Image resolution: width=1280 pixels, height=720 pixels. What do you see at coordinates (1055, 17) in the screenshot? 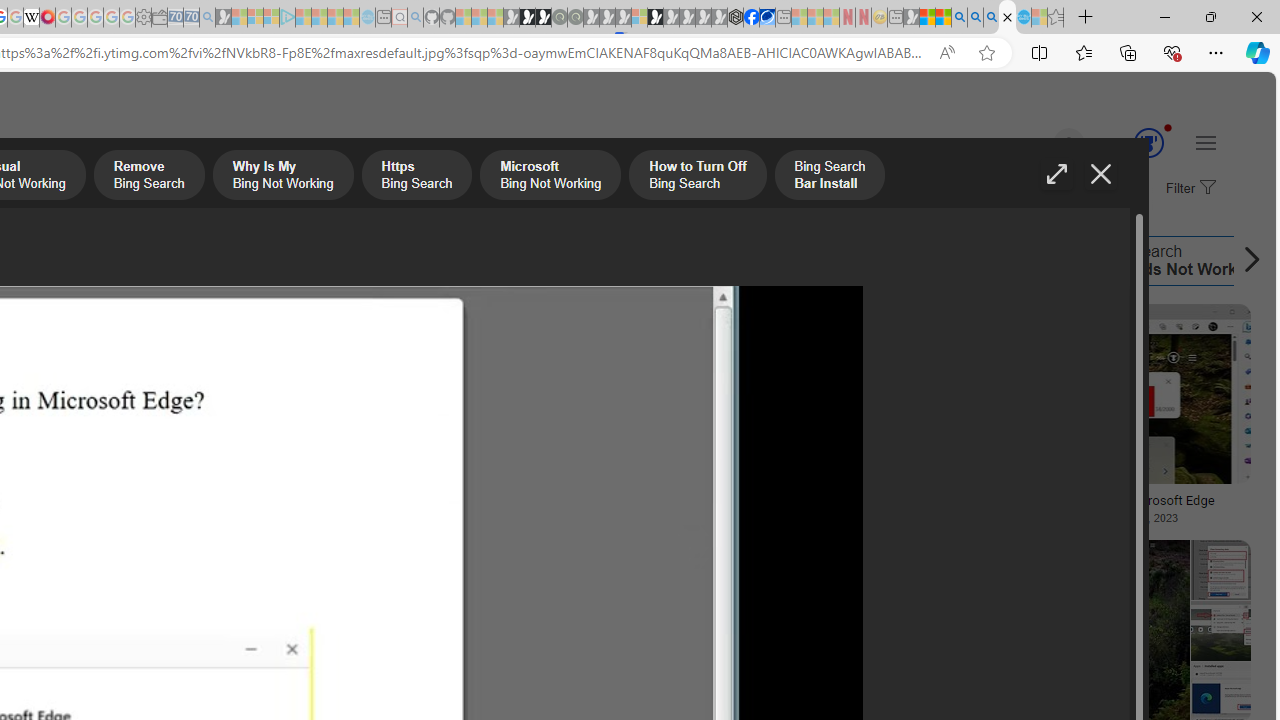
I see `'Favorites - Sleeping'` at bounding box center [1055, 17].